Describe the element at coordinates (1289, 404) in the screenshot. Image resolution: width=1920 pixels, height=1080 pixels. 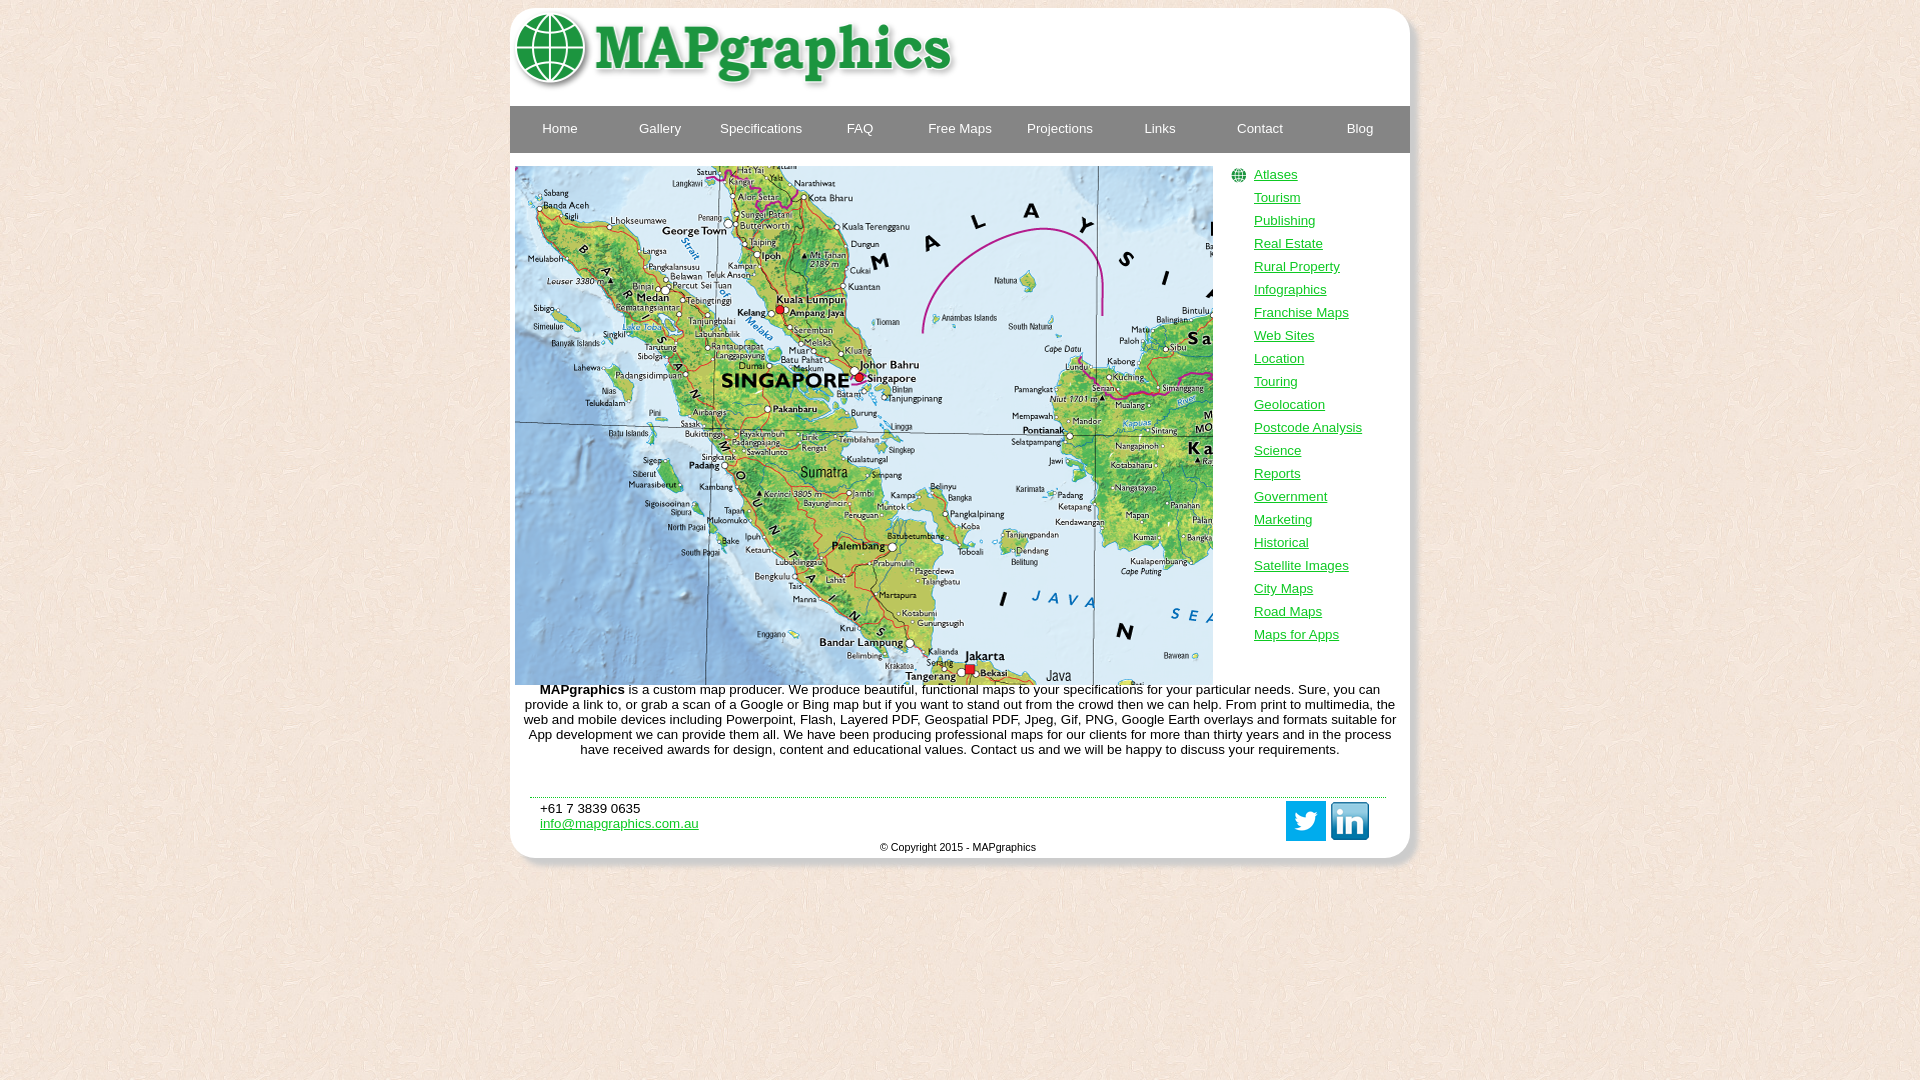
I see `'Geolocation'` at that location.